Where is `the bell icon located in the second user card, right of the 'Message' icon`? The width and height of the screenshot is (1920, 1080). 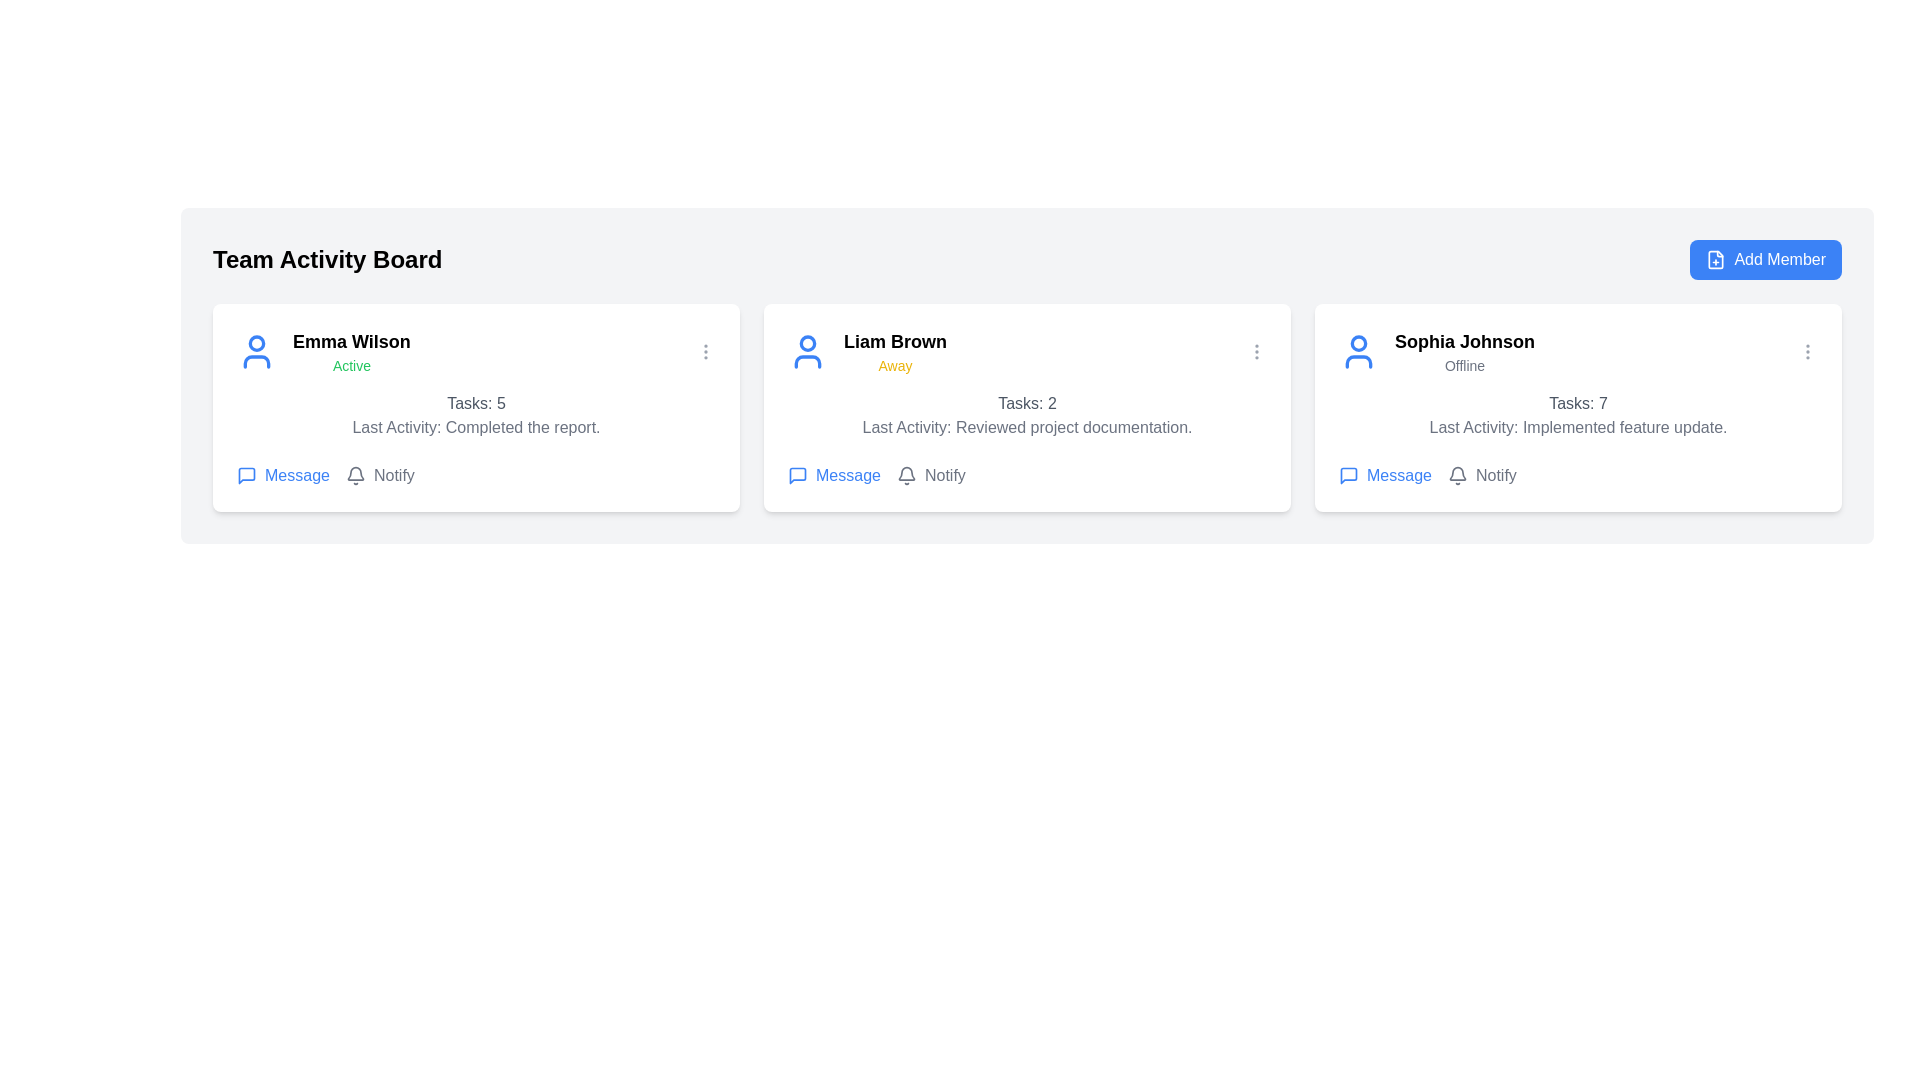
the bell icon located in the second user card, right of the 'Message' icon is located at coordinates (906, 475).